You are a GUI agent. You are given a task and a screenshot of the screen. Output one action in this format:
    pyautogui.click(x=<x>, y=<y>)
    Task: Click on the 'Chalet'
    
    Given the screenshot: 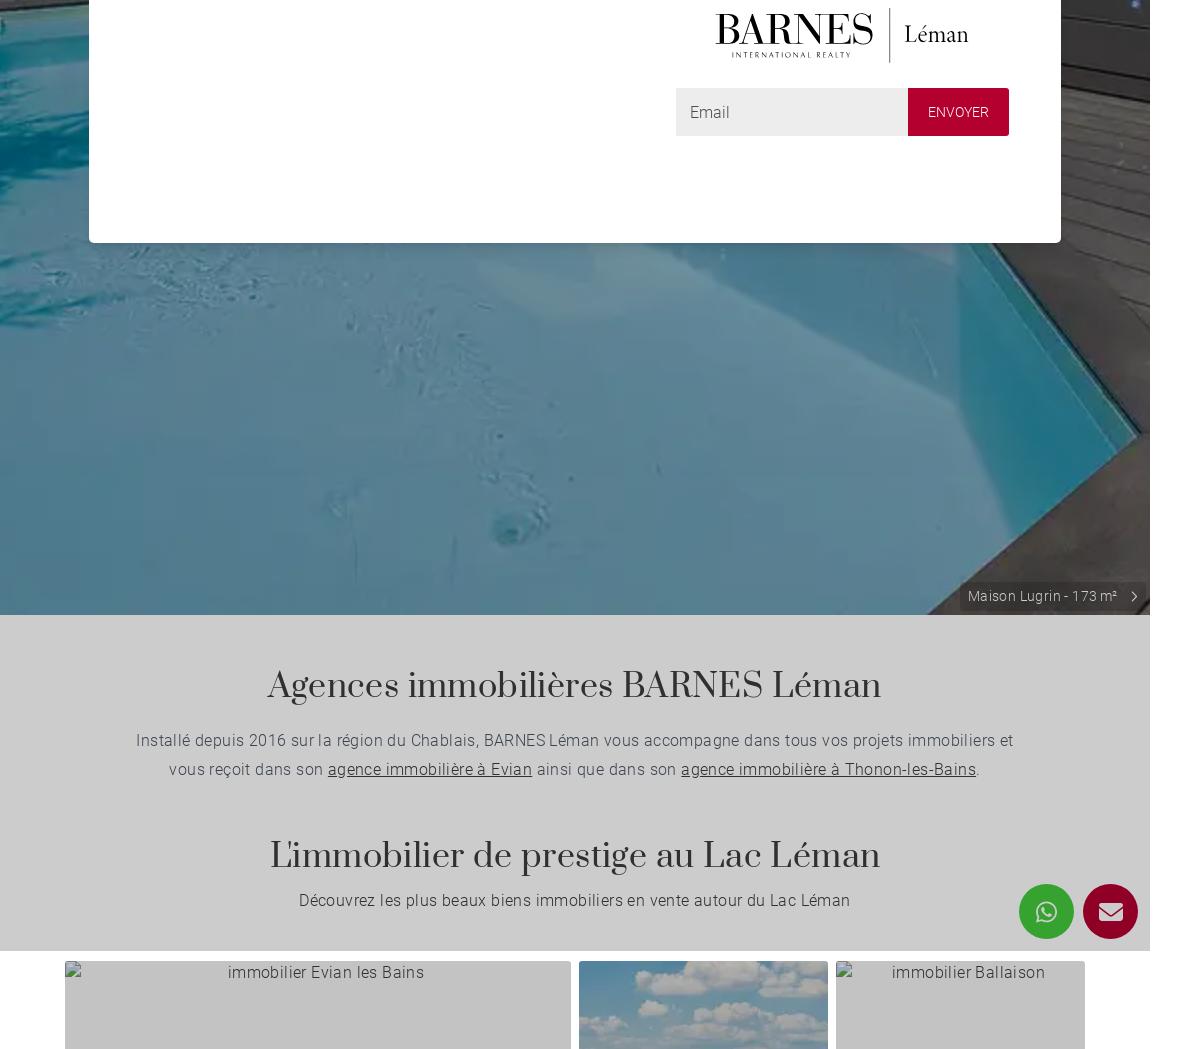 What is the action you would take?
    pyautogui.click(x=172, y=108)
    